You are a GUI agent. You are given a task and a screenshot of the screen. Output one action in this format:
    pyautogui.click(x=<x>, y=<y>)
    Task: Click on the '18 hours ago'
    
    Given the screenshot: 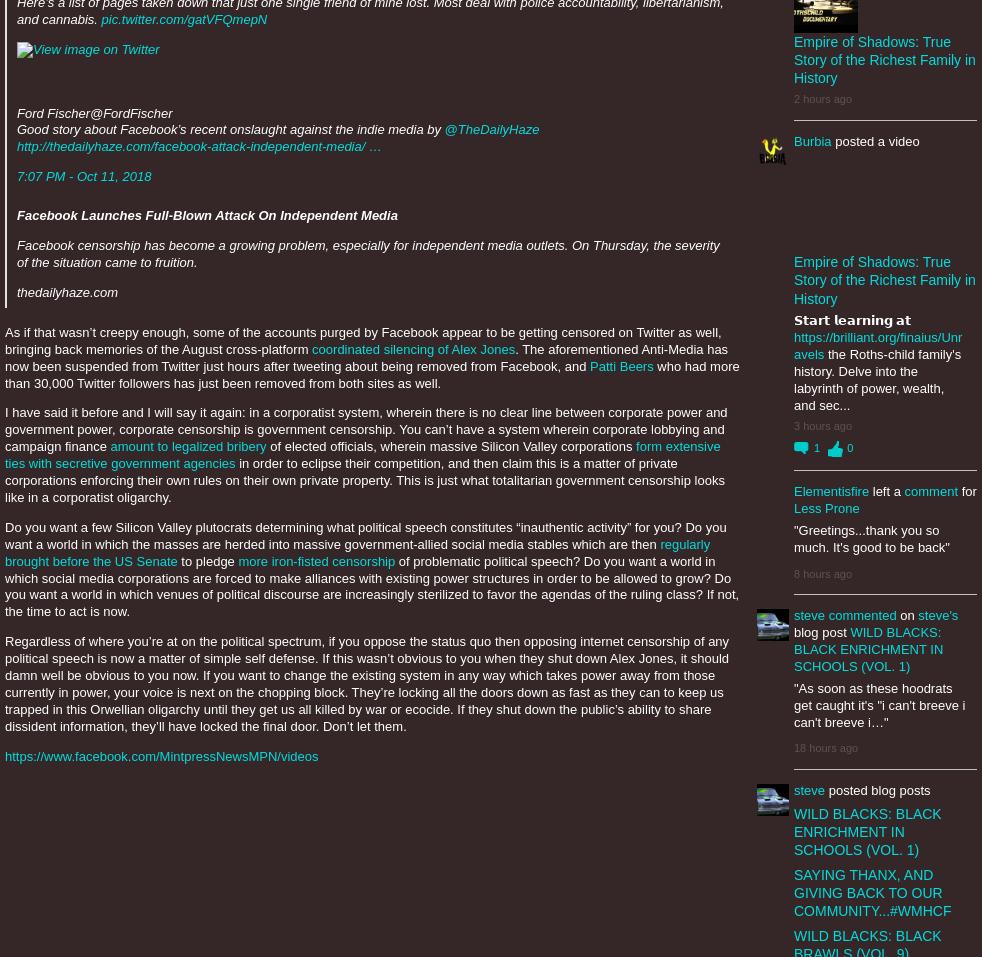 What is the action you would take?
    pyautogui.click(x=825, y=747)
    